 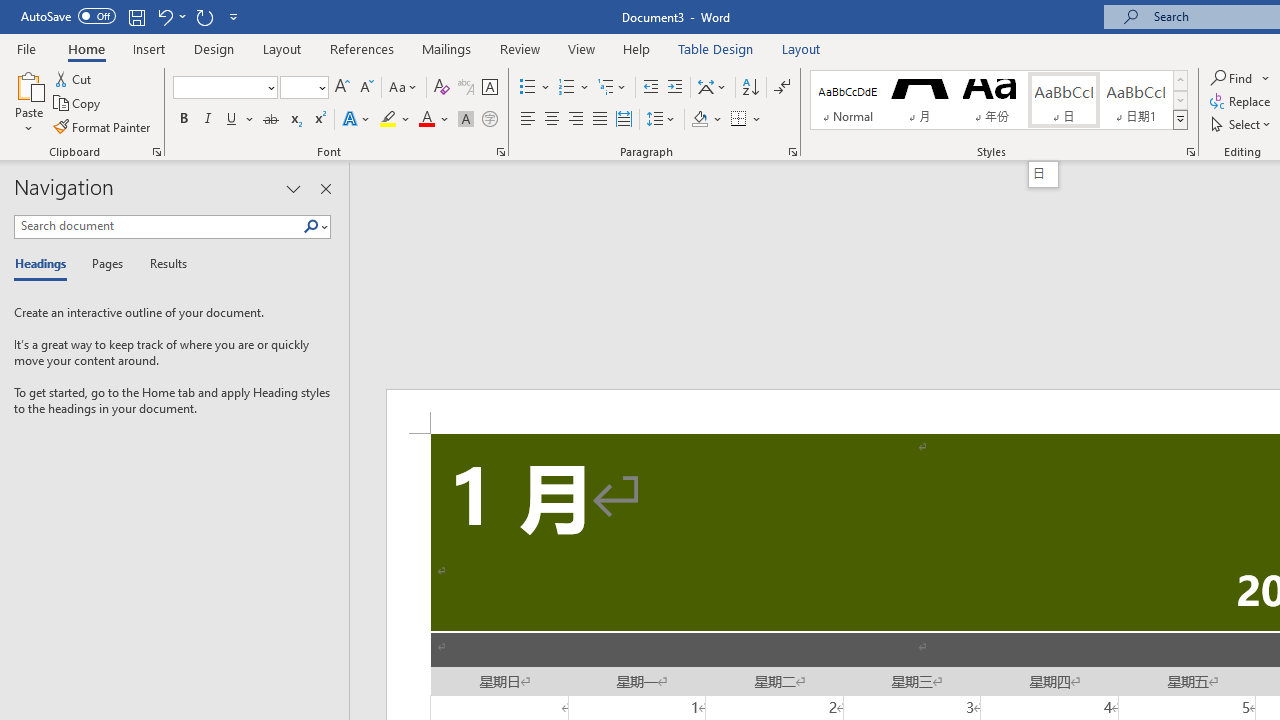 What do you see at coordinates (575, 119) in the screenshot?
I see `'Align Right'` at bounding box center [575, 119].